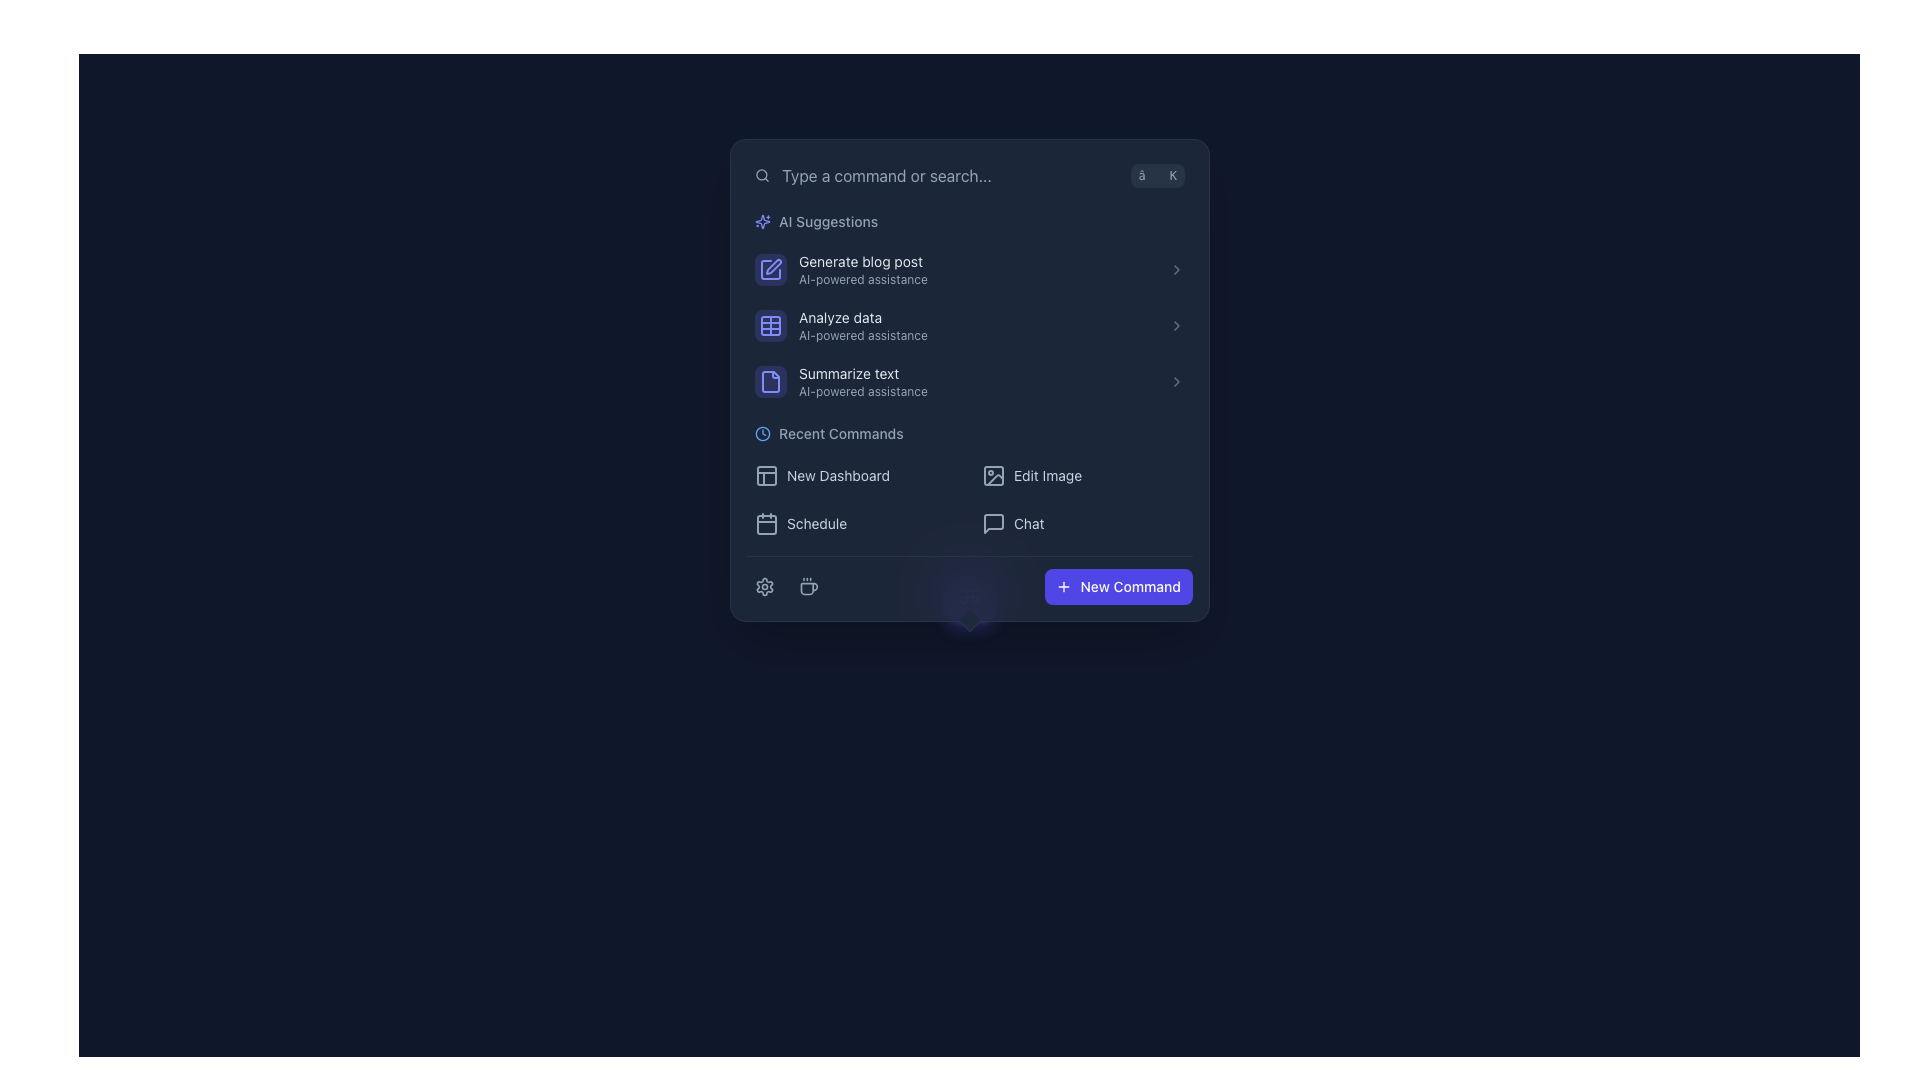  I want to click on the small rectangular shape with rounded corners in the top-left corner of the icon, so click(993, 475).